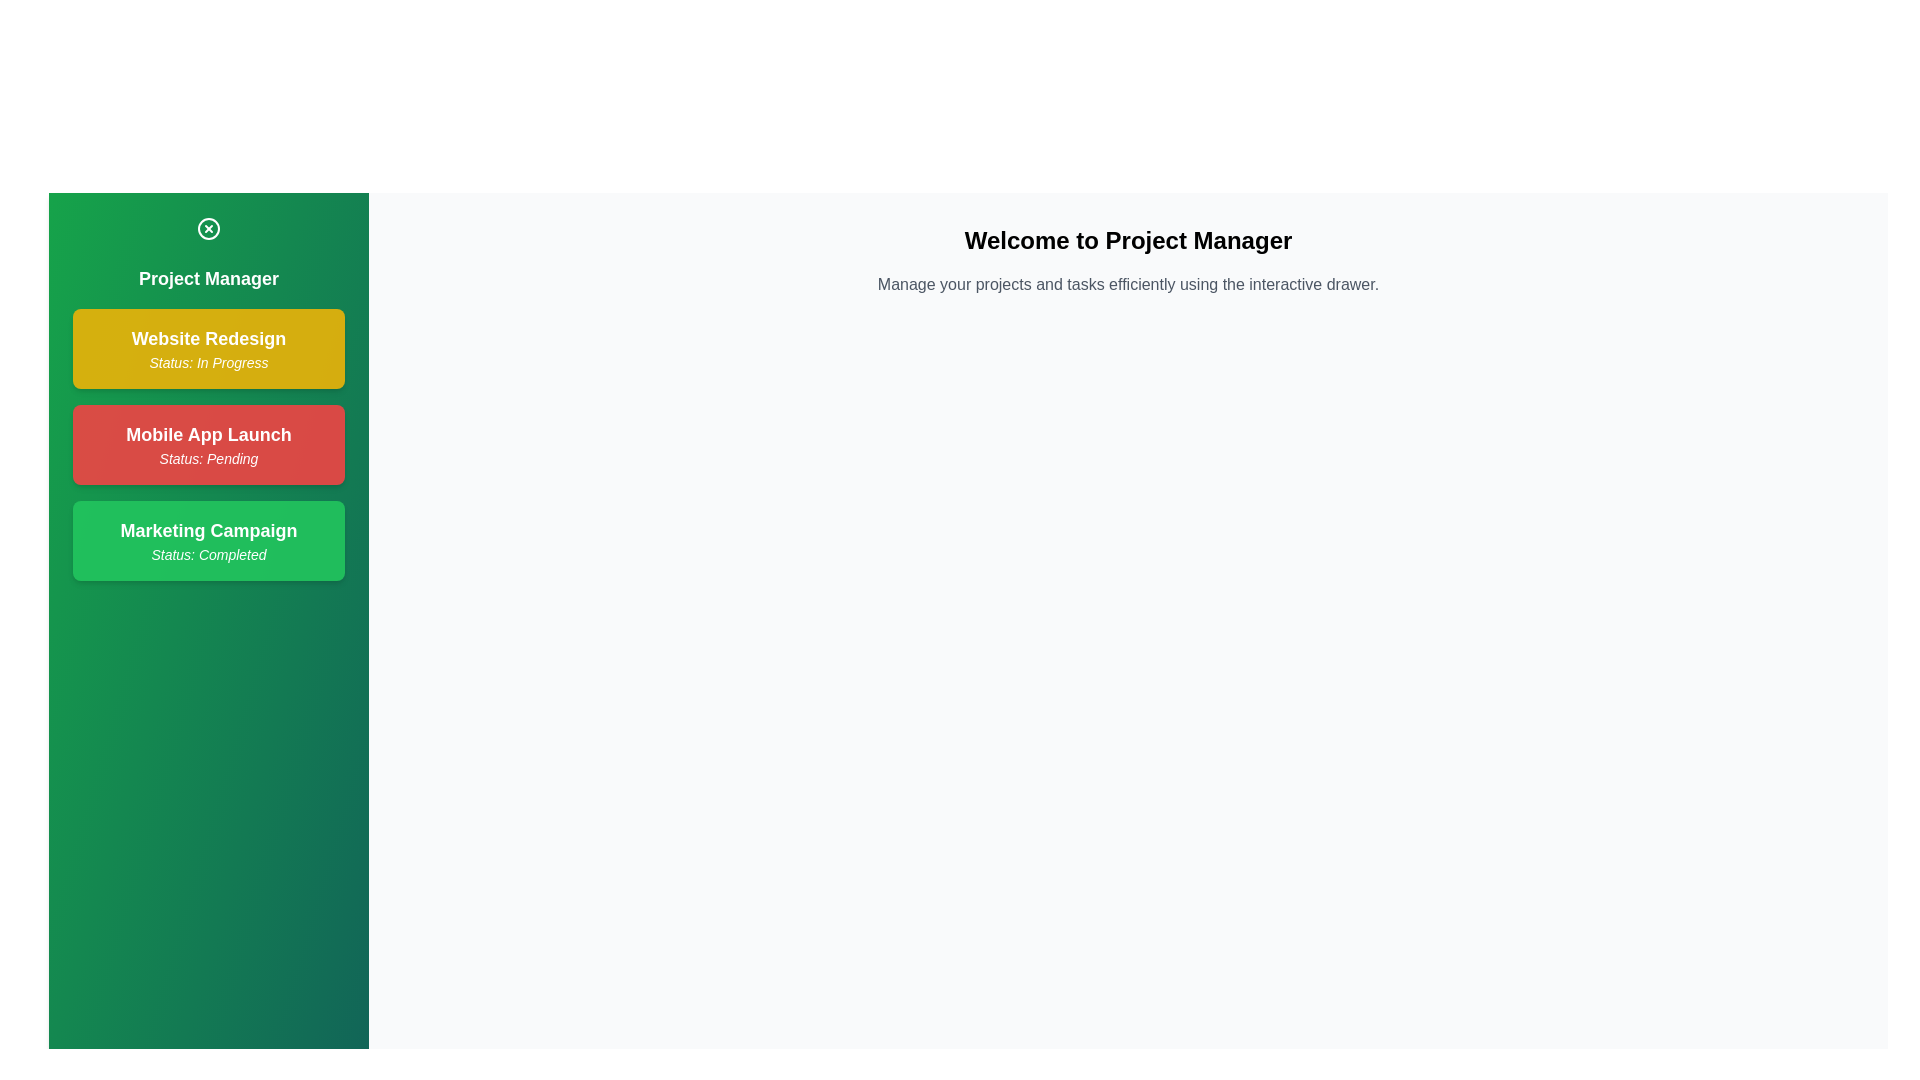 Image resolution: width=1920 pixels, height=1080 pixels. What do you see at coordinates (209, 540) in the screenshot?
I see `the project item labeled 'Marketing Campaign'` at bounding box center [209, 540].